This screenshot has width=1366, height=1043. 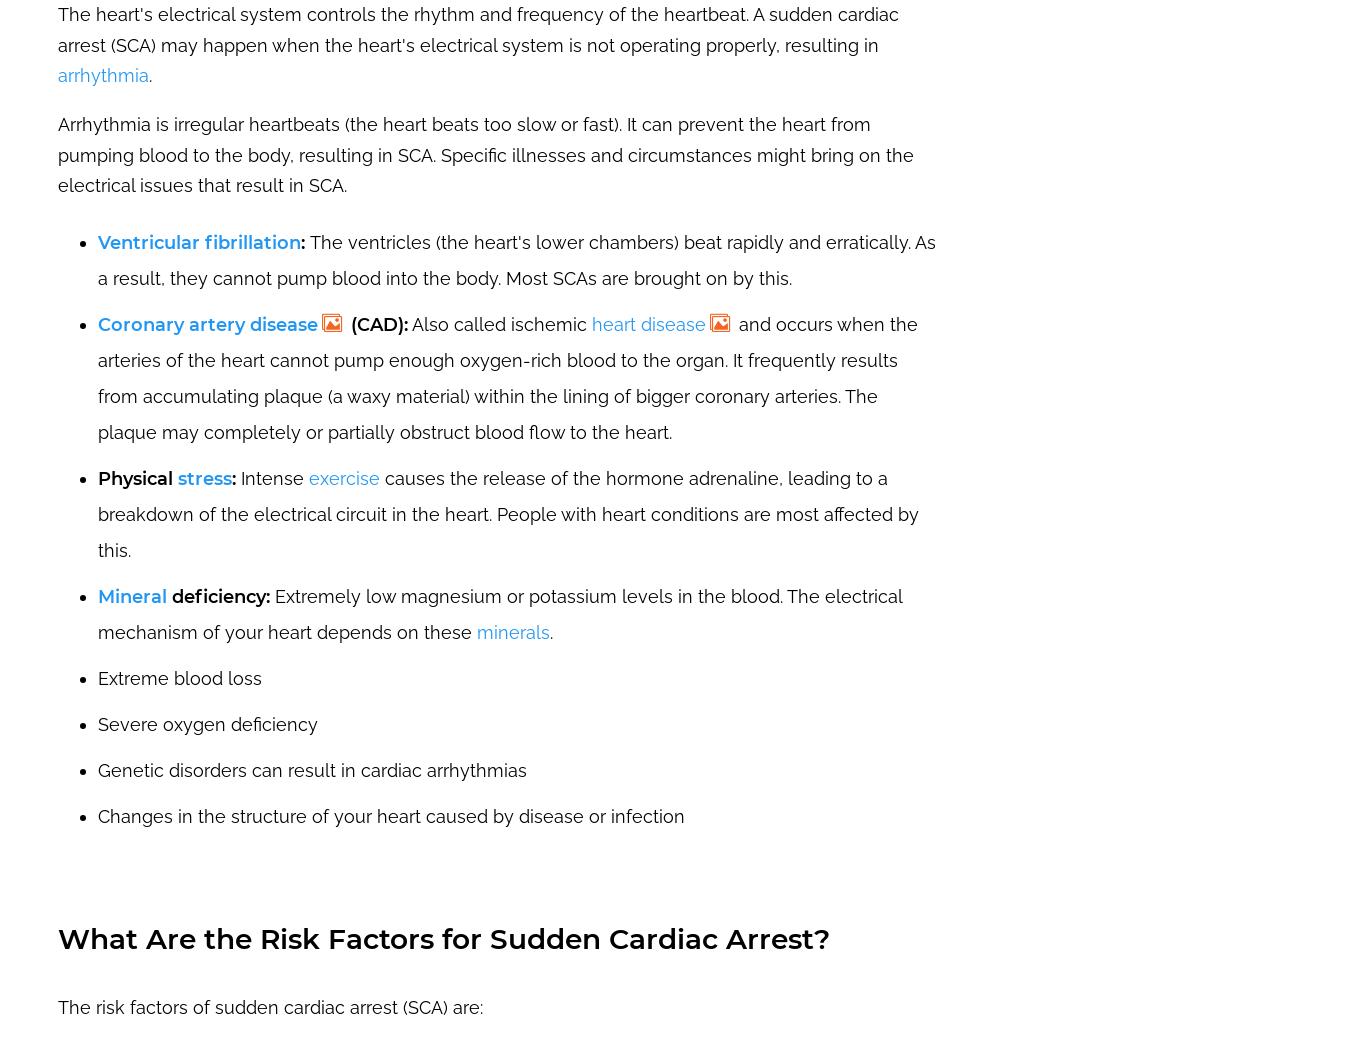 What do you see at coordinates (97, 595) in the screenshot?
I see `'Mineral'` at bounding box center [97, 595].